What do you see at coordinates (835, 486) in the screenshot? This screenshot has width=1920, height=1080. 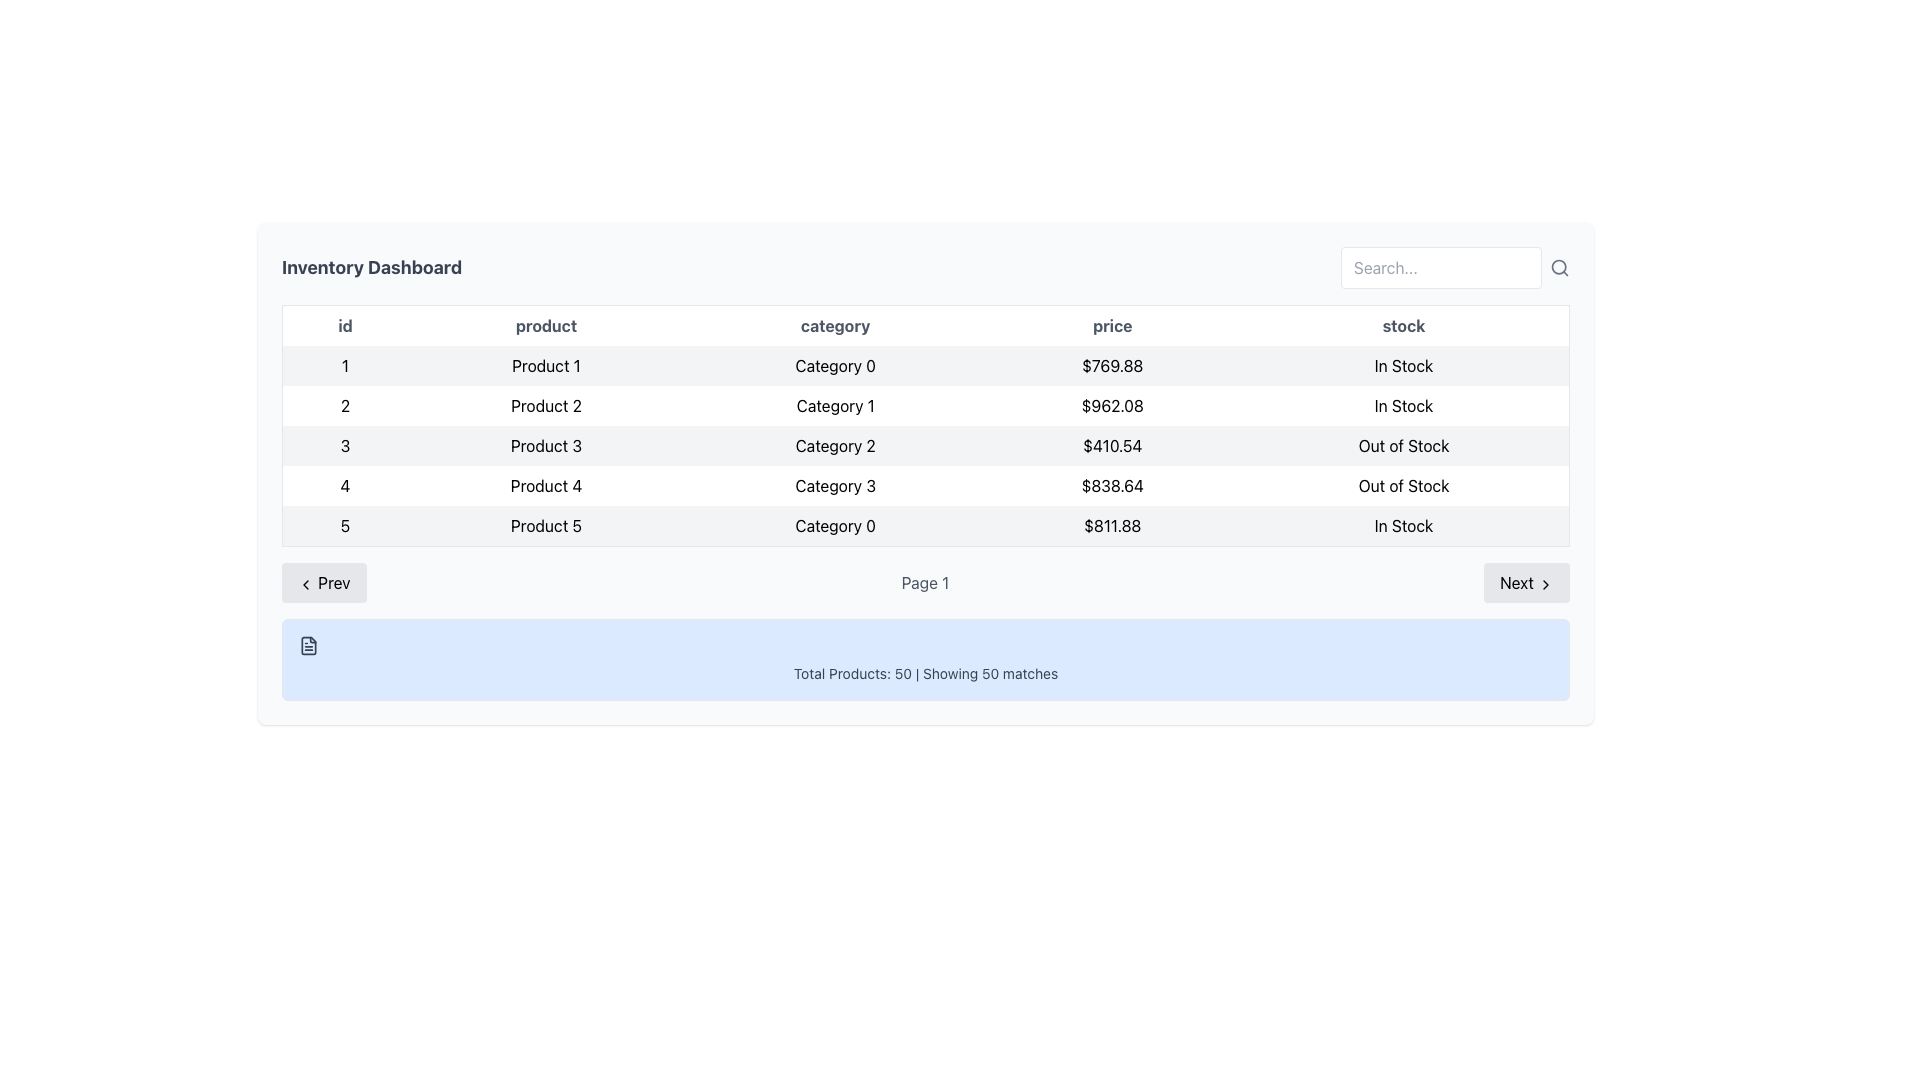 I see `the text display element representing the category designation of a product in the fourth row of the table` at bounding box center [835, 486].